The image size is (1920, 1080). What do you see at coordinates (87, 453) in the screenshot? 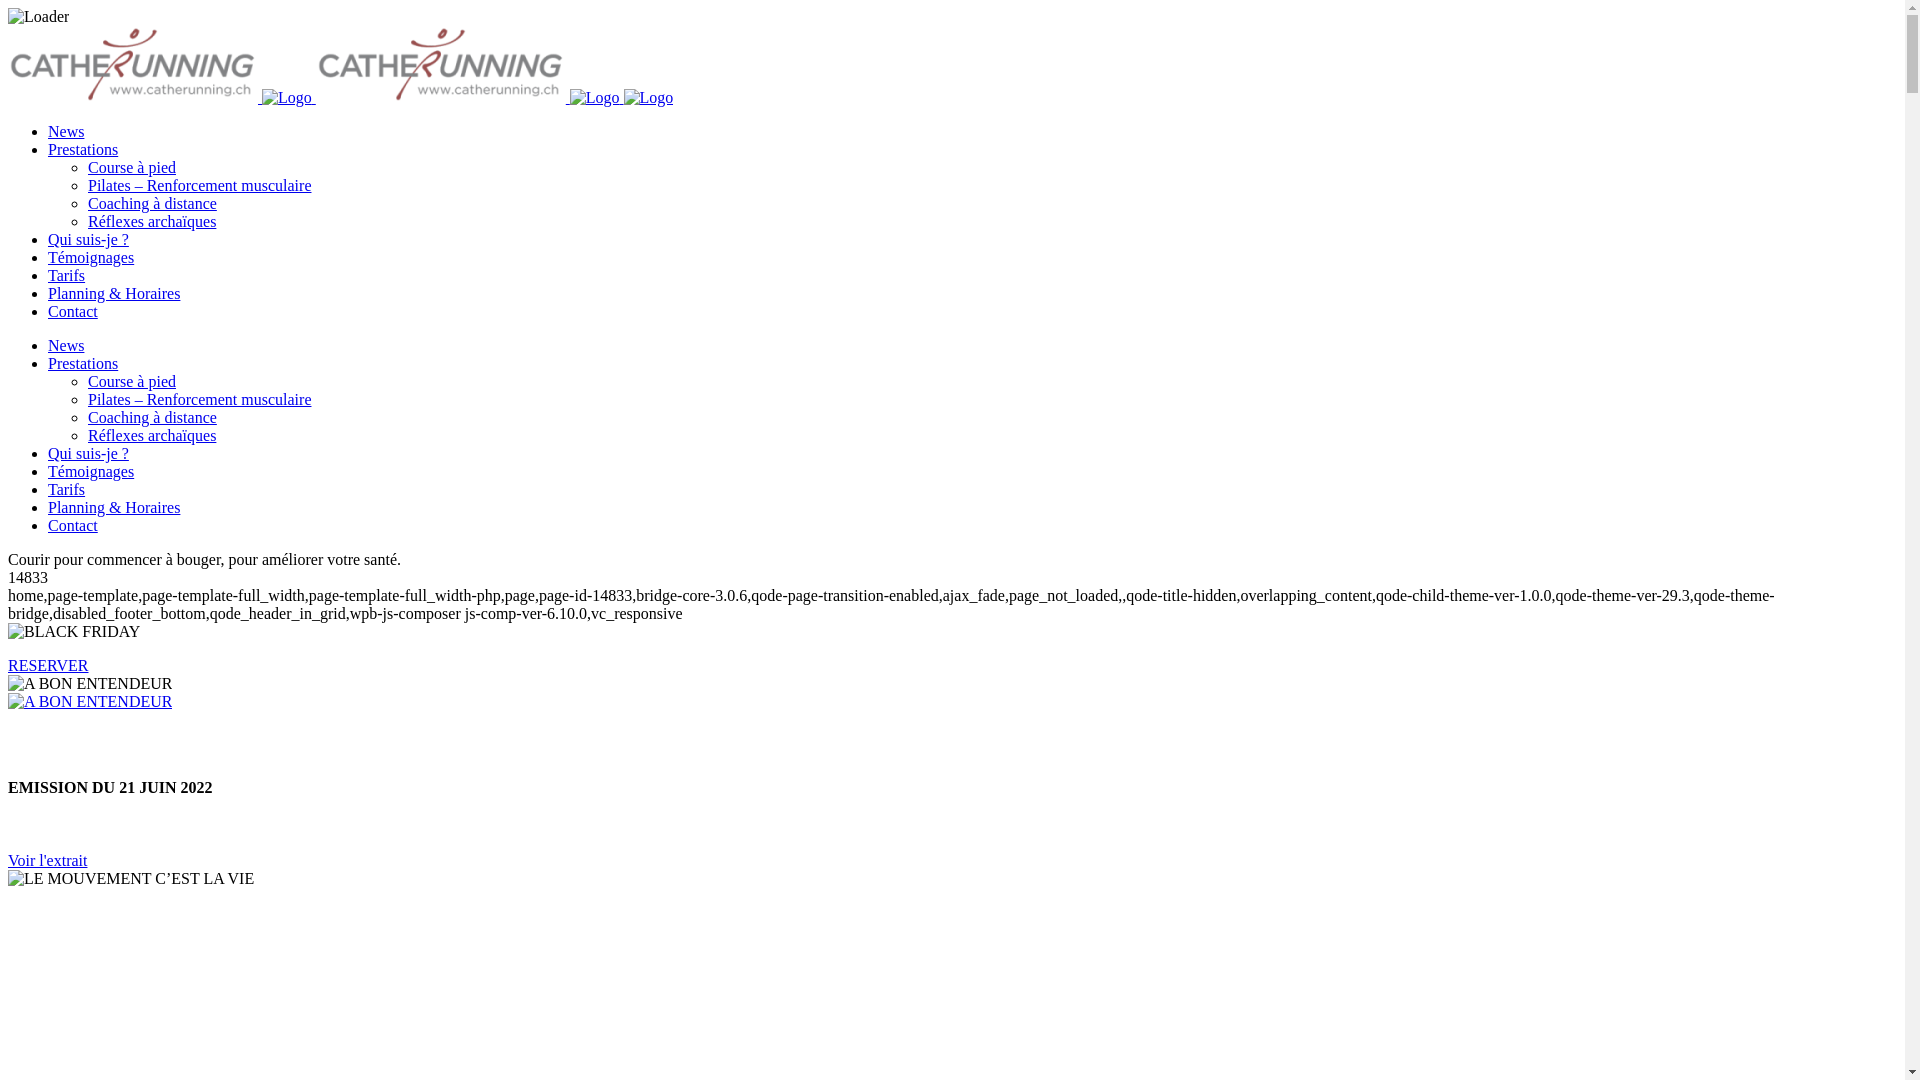
I see `'Qui suis-je ?'` at bounding box center [87, 453].